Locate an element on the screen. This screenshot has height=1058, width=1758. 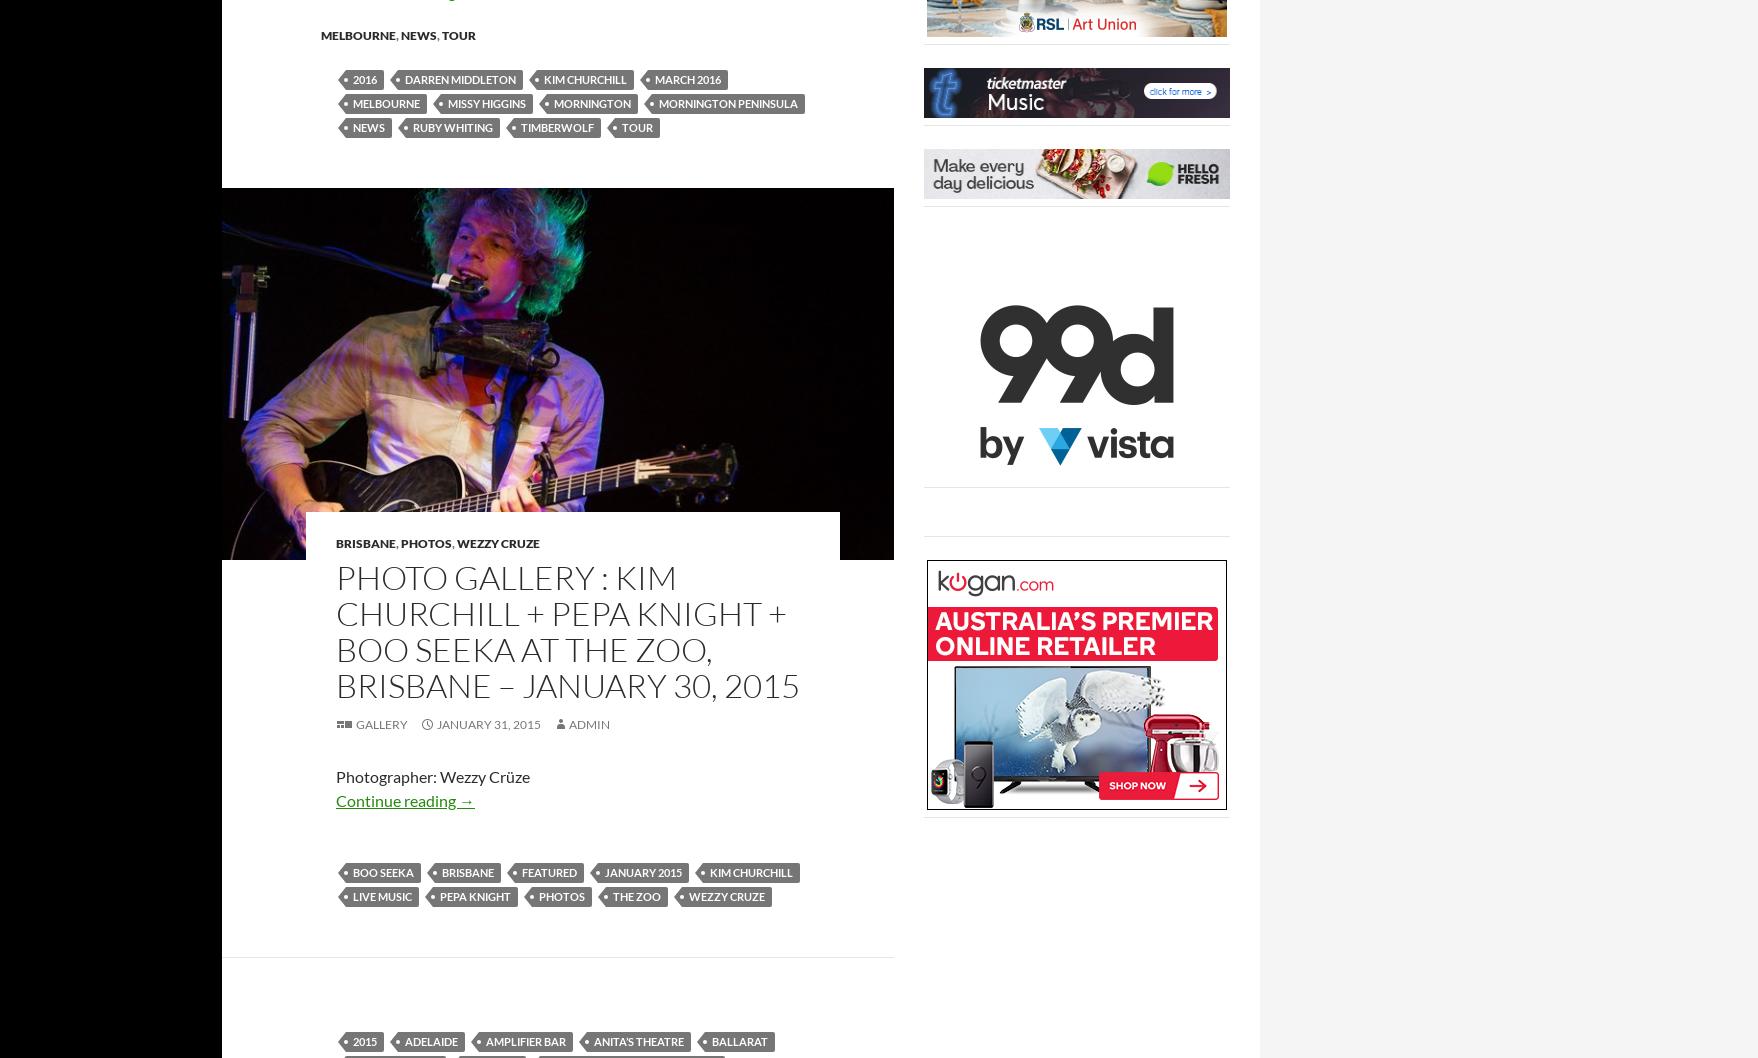
'the zoo' is located at coordinates (636, 896).